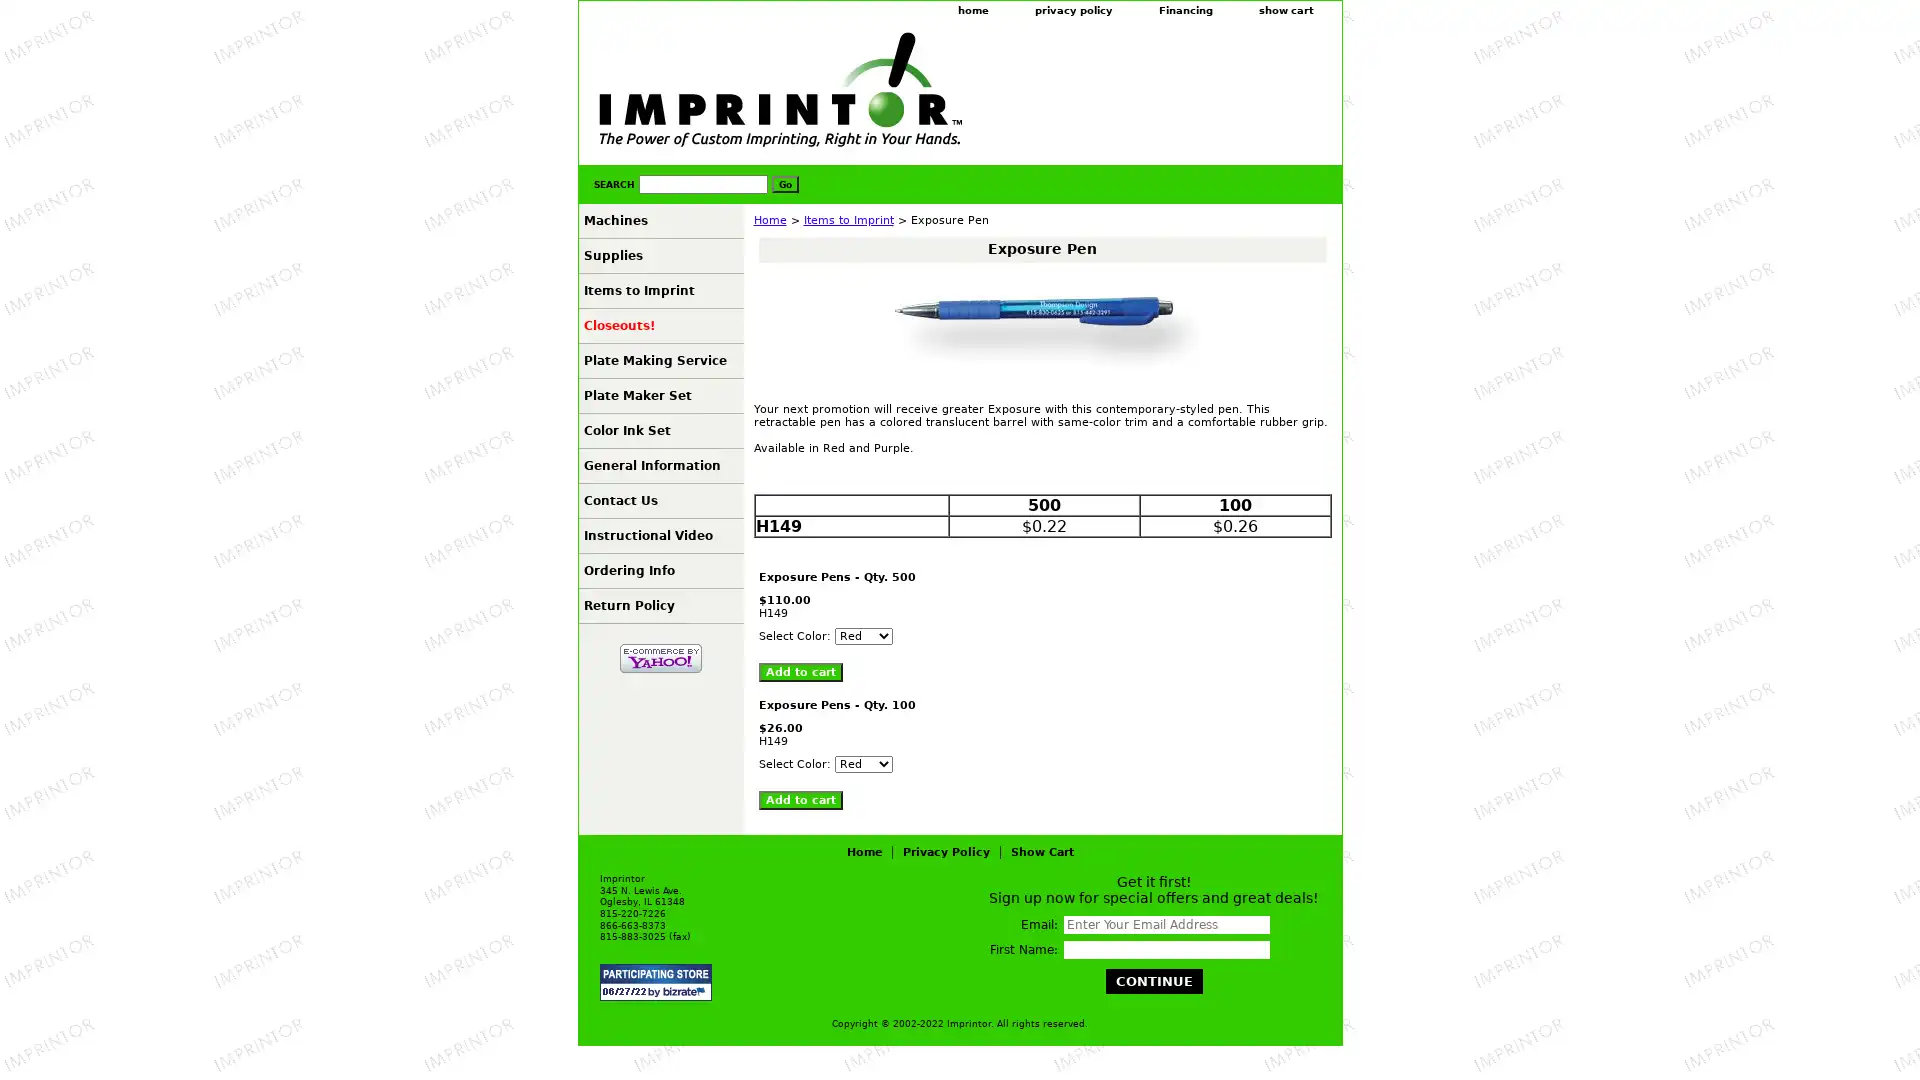  Describe the element at coordinates (800, 672) in the screenshot. I see `Add to cart` at that location.